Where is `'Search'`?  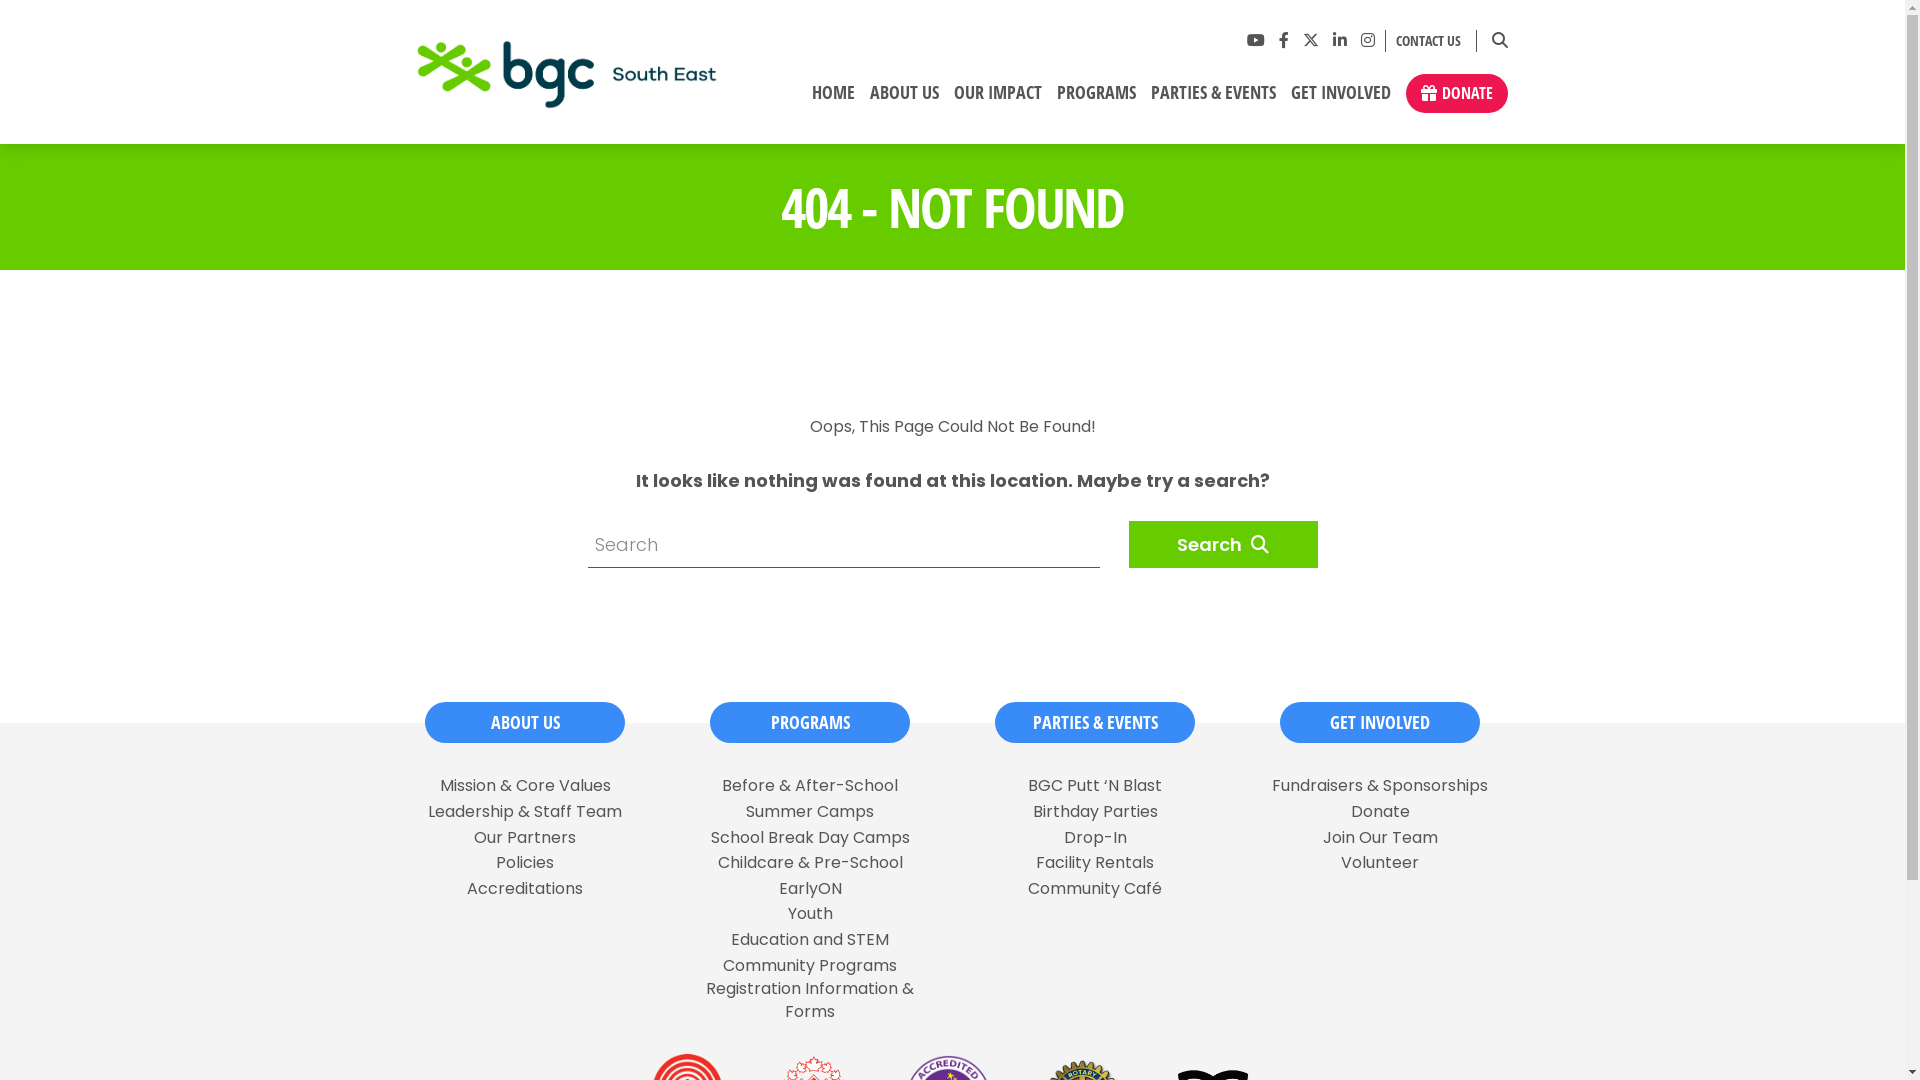 'Search' is located at coordinates (1221, 544).